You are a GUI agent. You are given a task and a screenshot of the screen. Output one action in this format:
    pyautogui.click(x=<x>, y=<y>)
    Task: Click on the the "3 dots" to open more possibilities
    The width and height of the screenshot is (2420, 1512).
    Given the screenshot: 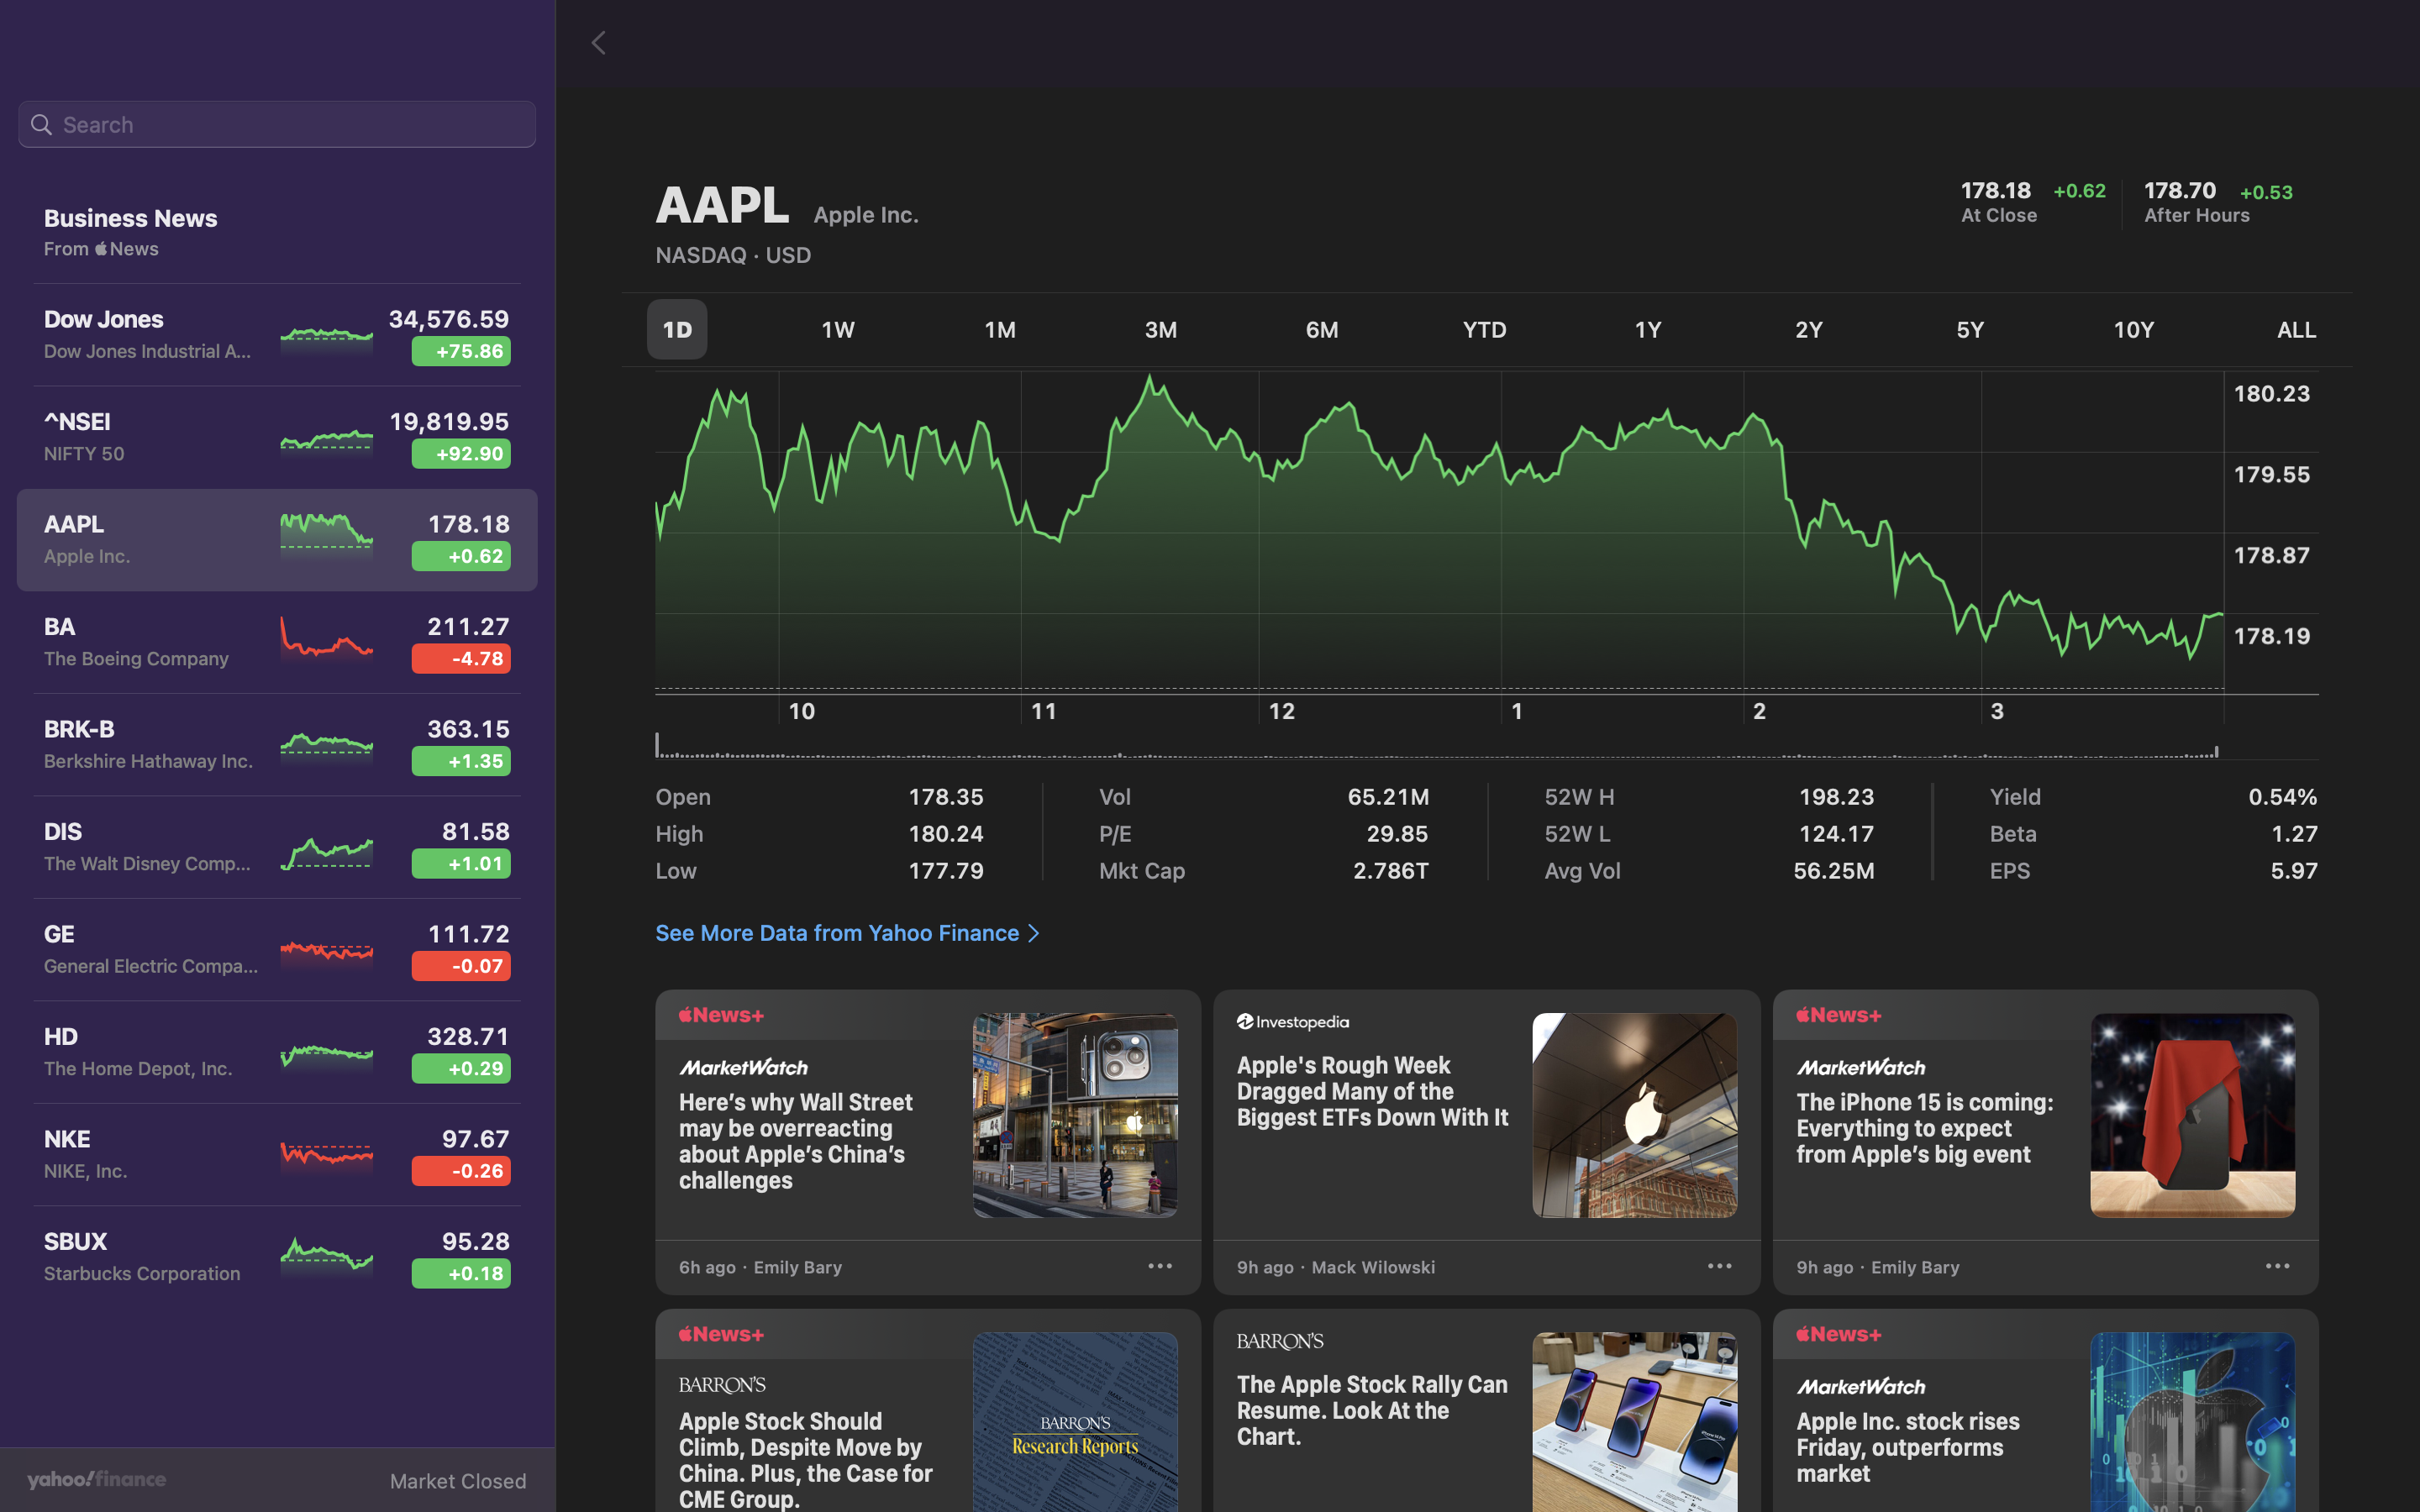 What is the action you would take?
    pyautogui.click(x=2276, y=1269)
    